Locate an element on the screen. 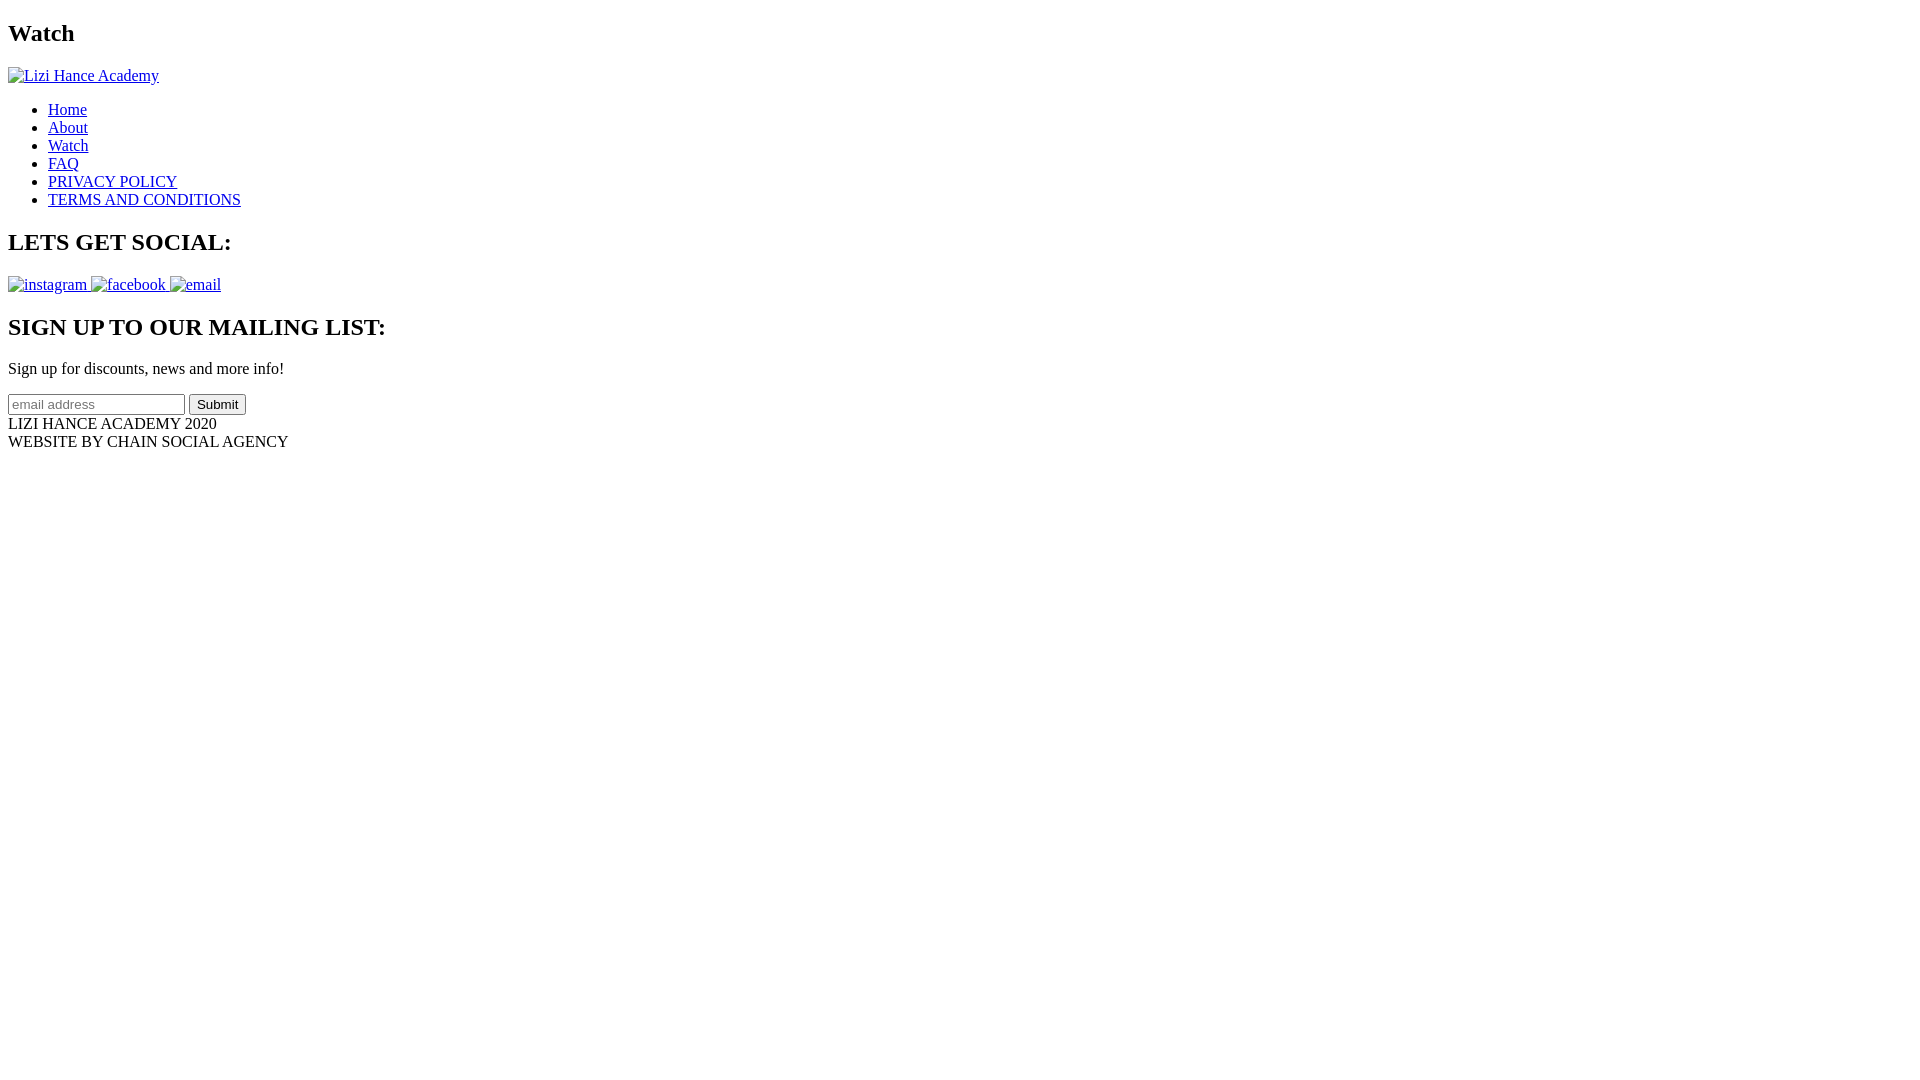  'About' is located at coordinates (67, 127).